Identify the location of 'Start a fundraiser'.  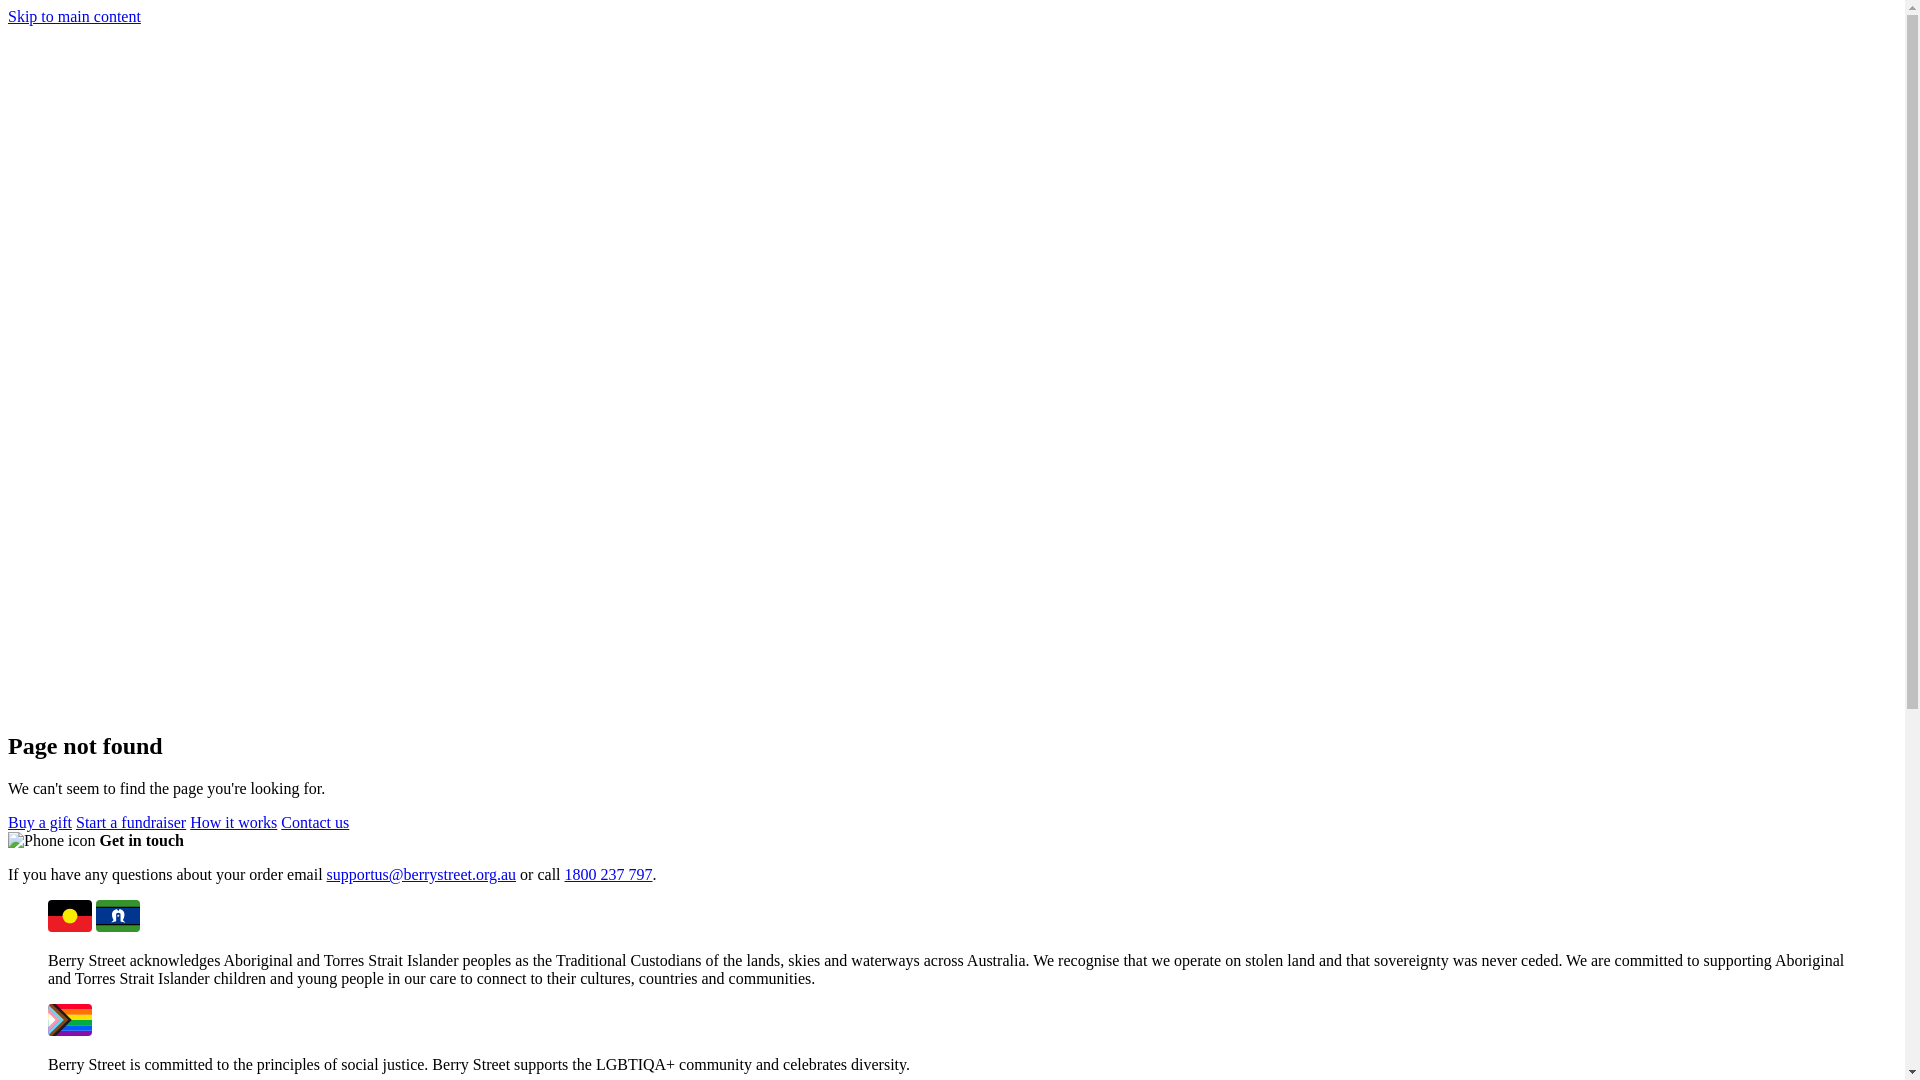
(129, 822).